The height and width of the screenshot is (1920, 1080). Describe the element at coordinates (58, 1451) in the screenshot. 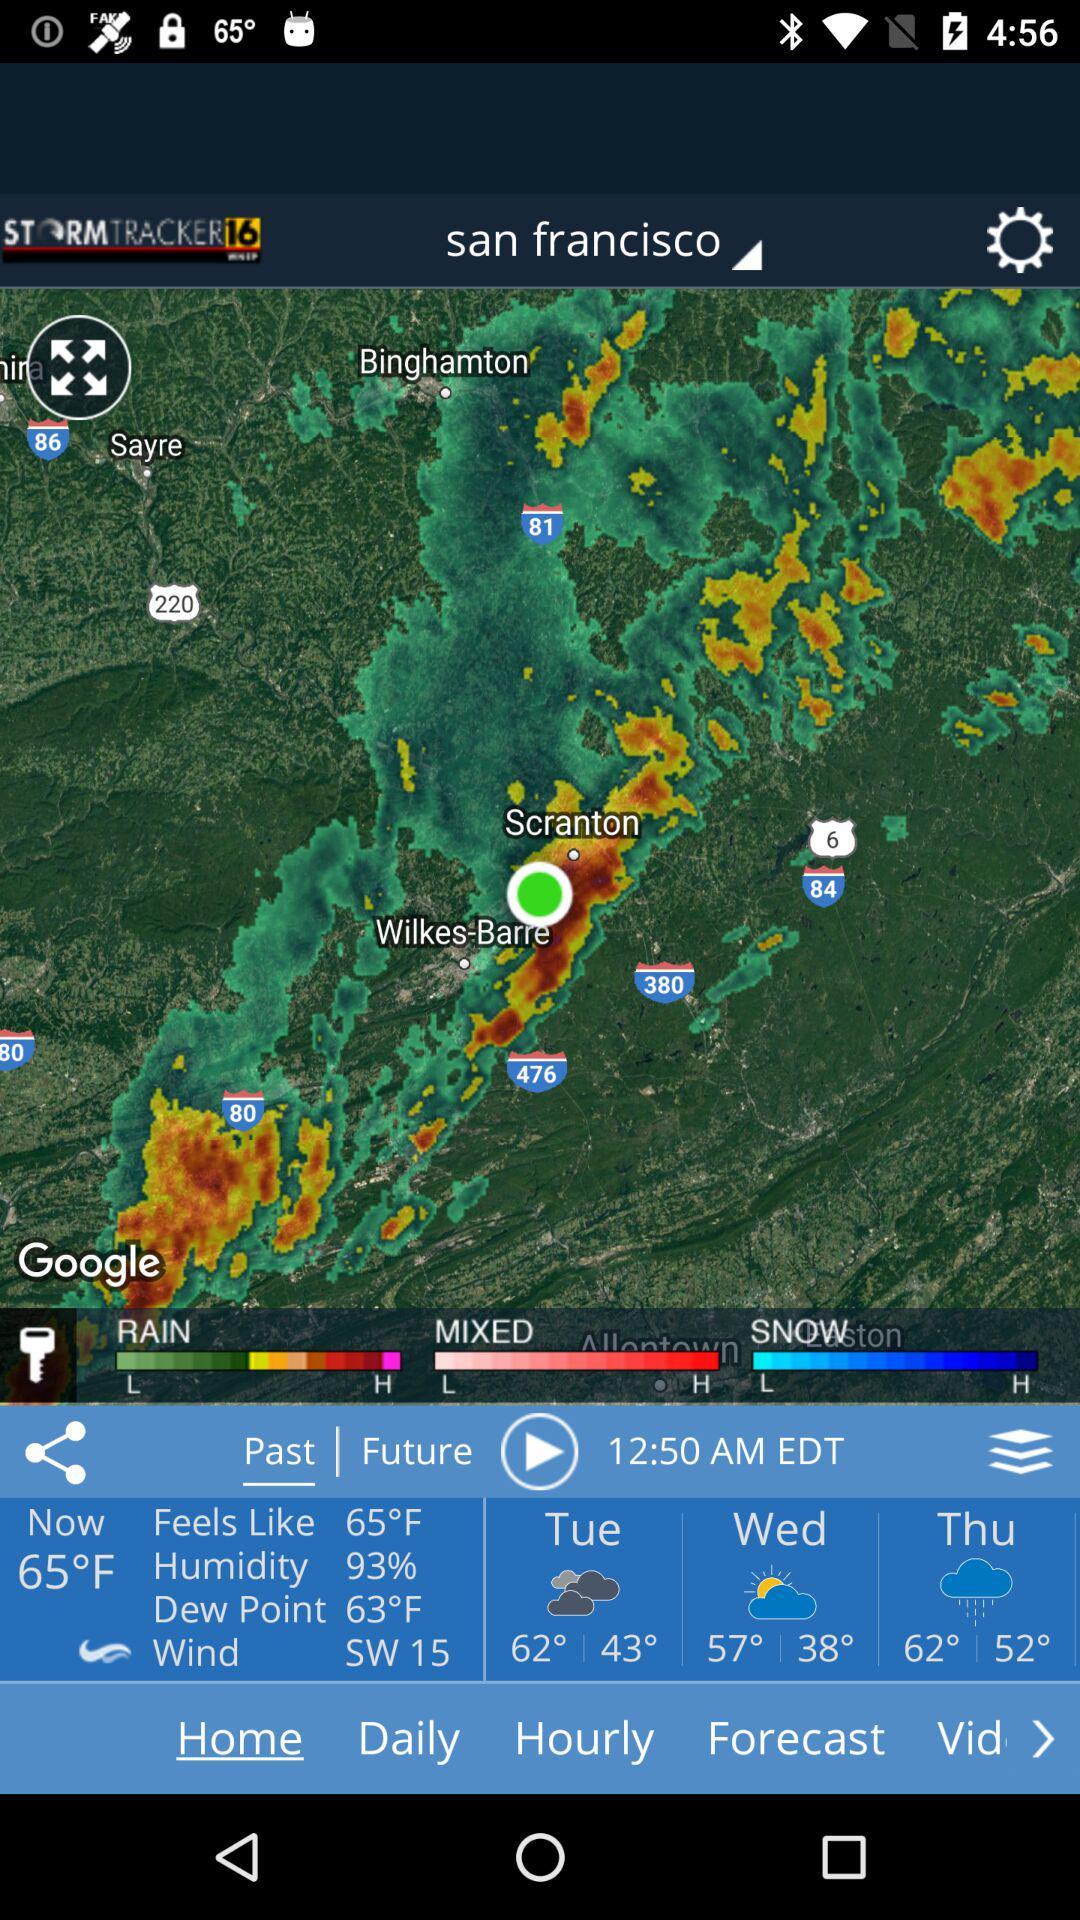

I see `share the forecast` at that location.